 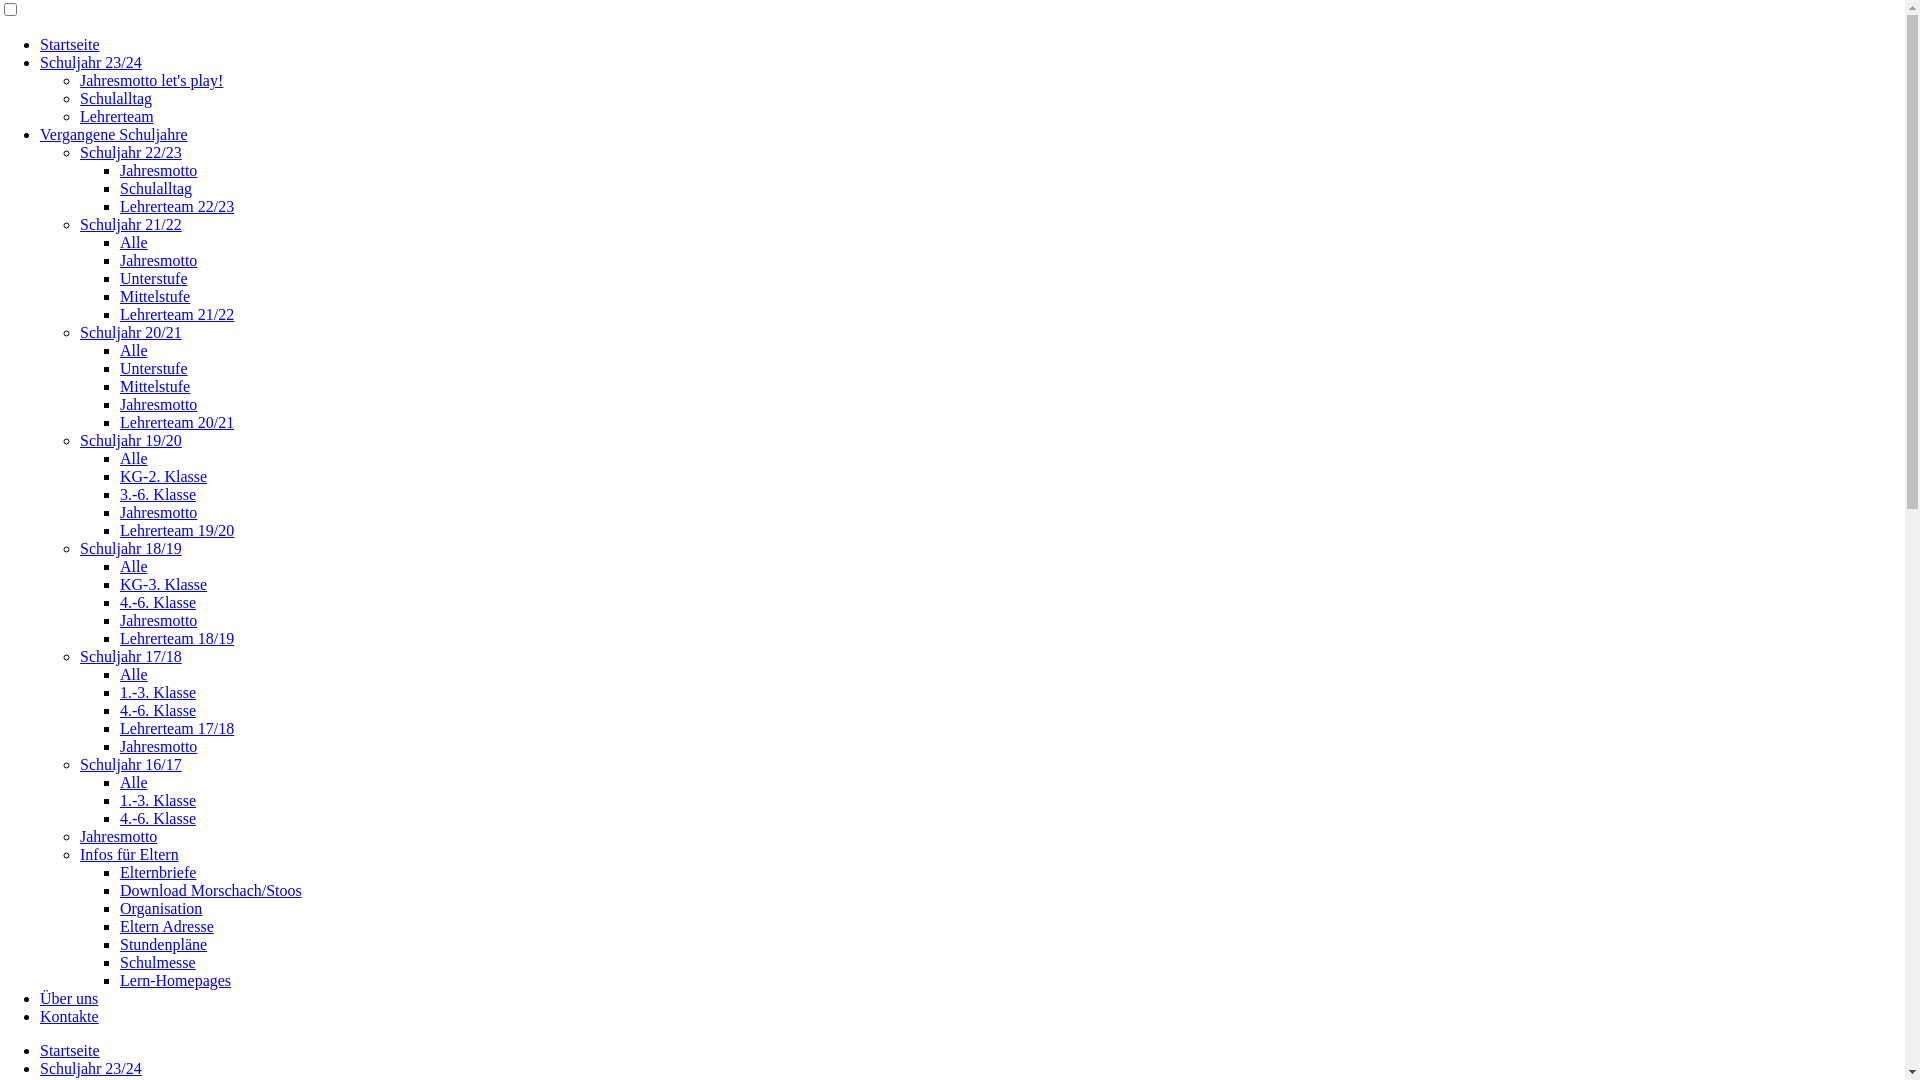 I want to click on 'Alle', so click(x=133, y=674).